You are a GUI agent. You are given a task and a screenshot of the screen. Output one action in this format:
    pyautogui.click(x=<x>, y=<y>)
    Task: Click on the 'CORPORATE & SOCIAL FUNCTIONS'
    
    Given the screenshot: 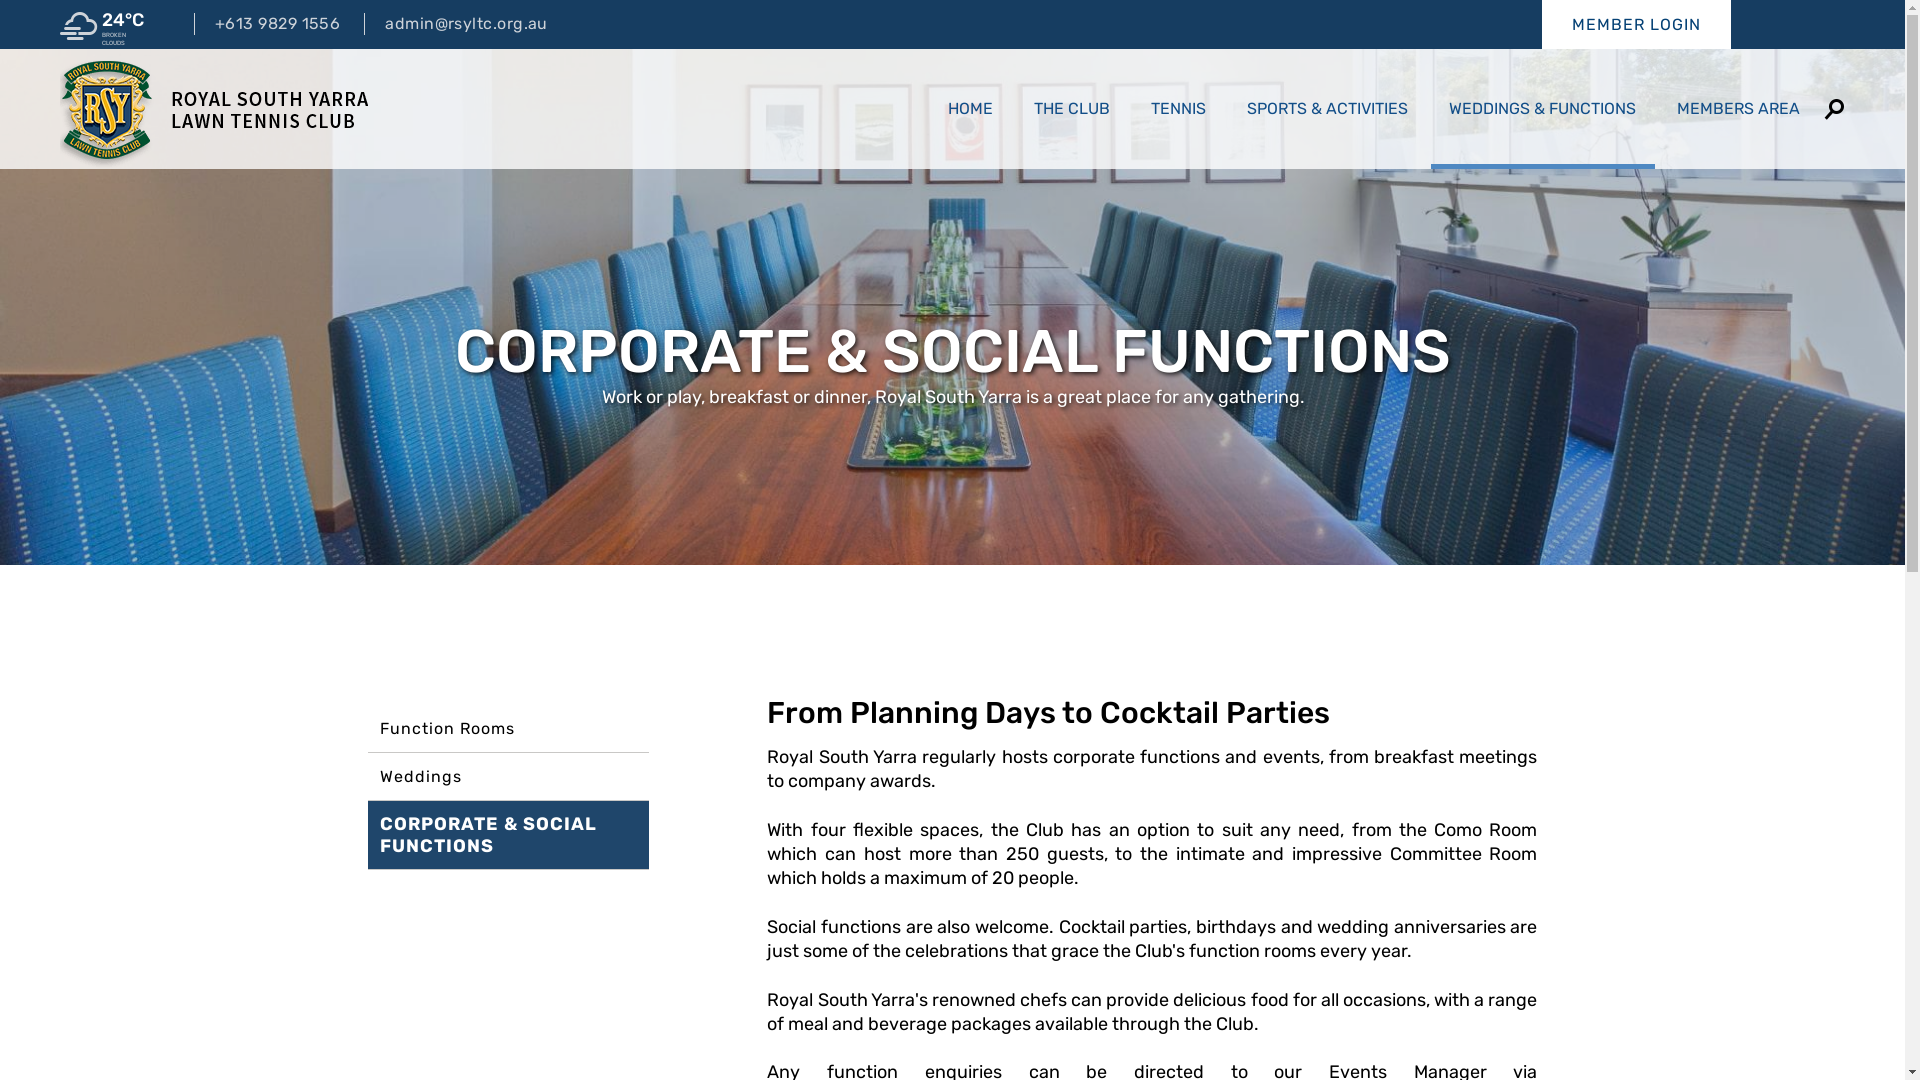 What is the action you would take?
    pyautogui.click(x=368, y=834)
    